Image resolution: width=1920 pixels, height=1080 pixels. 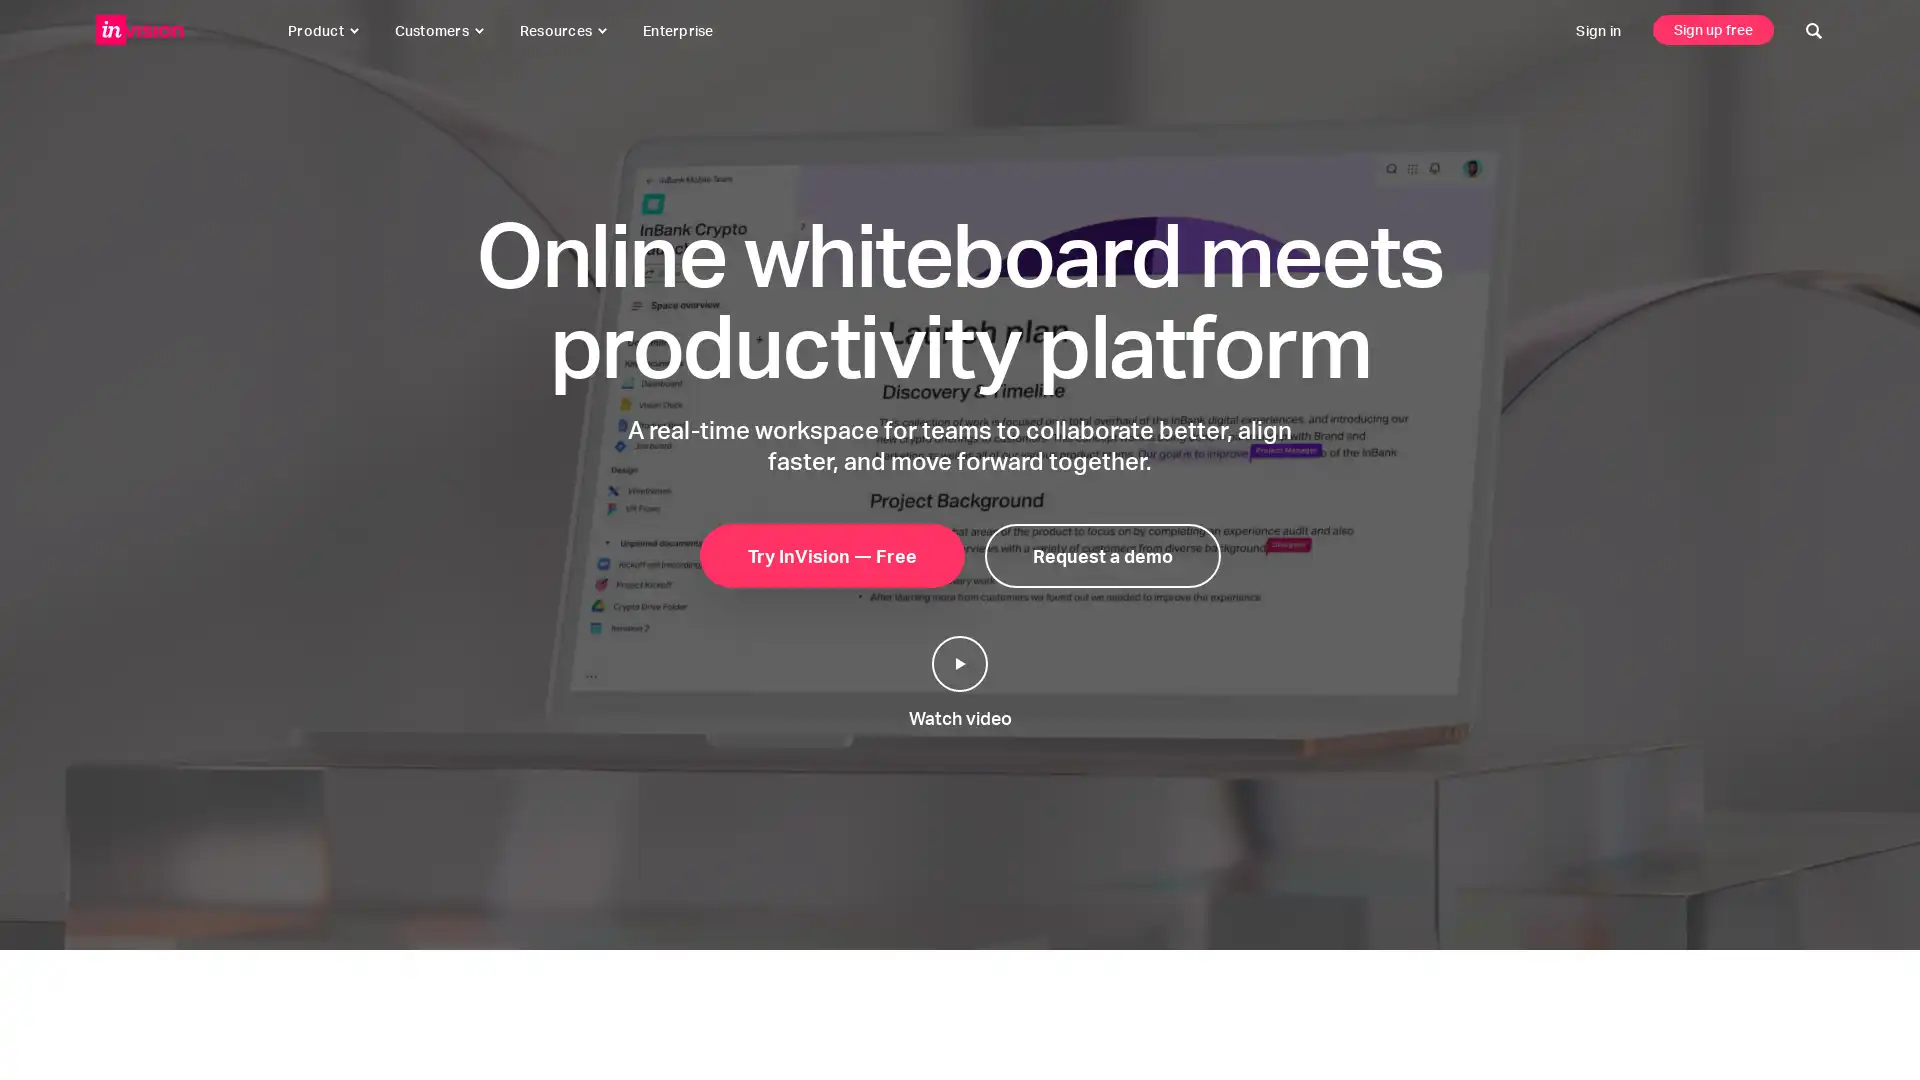 What do you see at coordinates (1597, 30) in the screenshot?
I see `sign in` at bounding box center [1597, 30].